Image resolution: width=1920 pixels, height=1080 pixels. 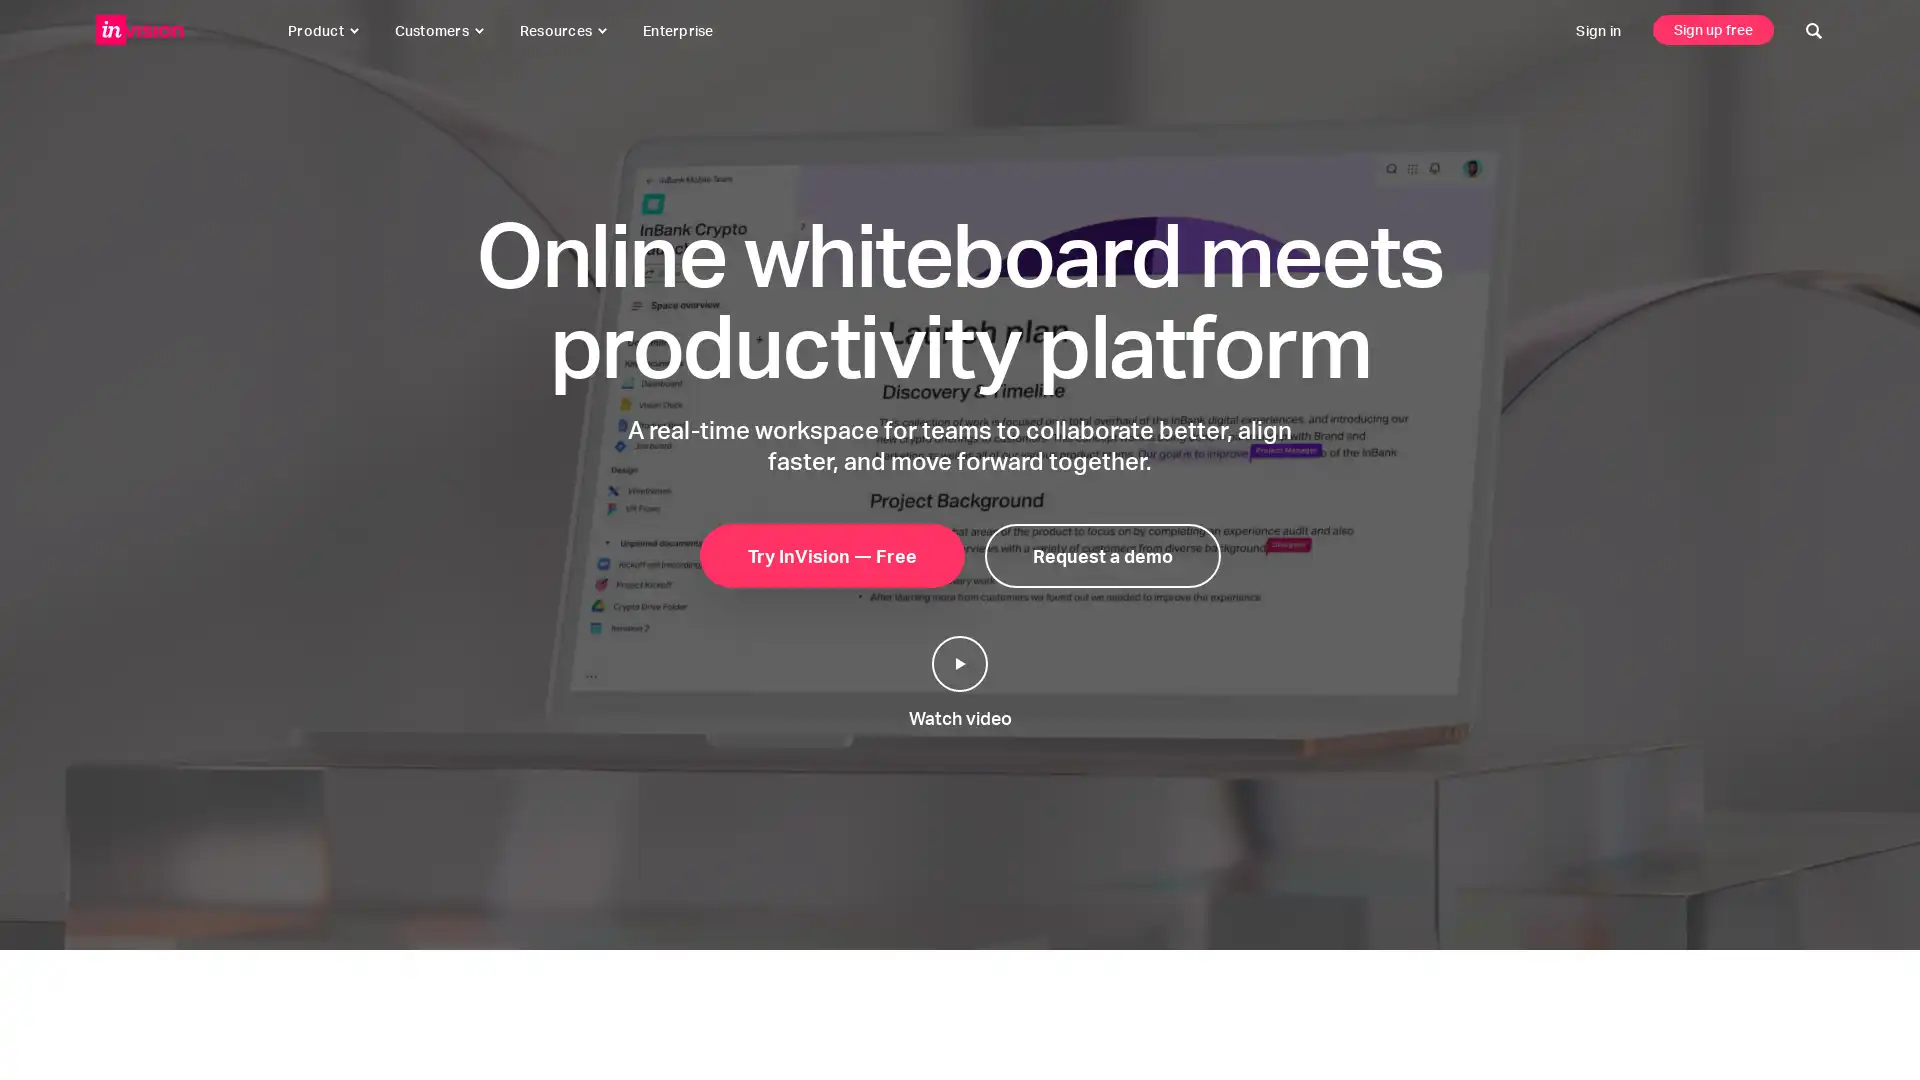 What do you see at coordinates (1597, 30) in the screenshot?
I see `sign in` at bounding box center [1597, 30].